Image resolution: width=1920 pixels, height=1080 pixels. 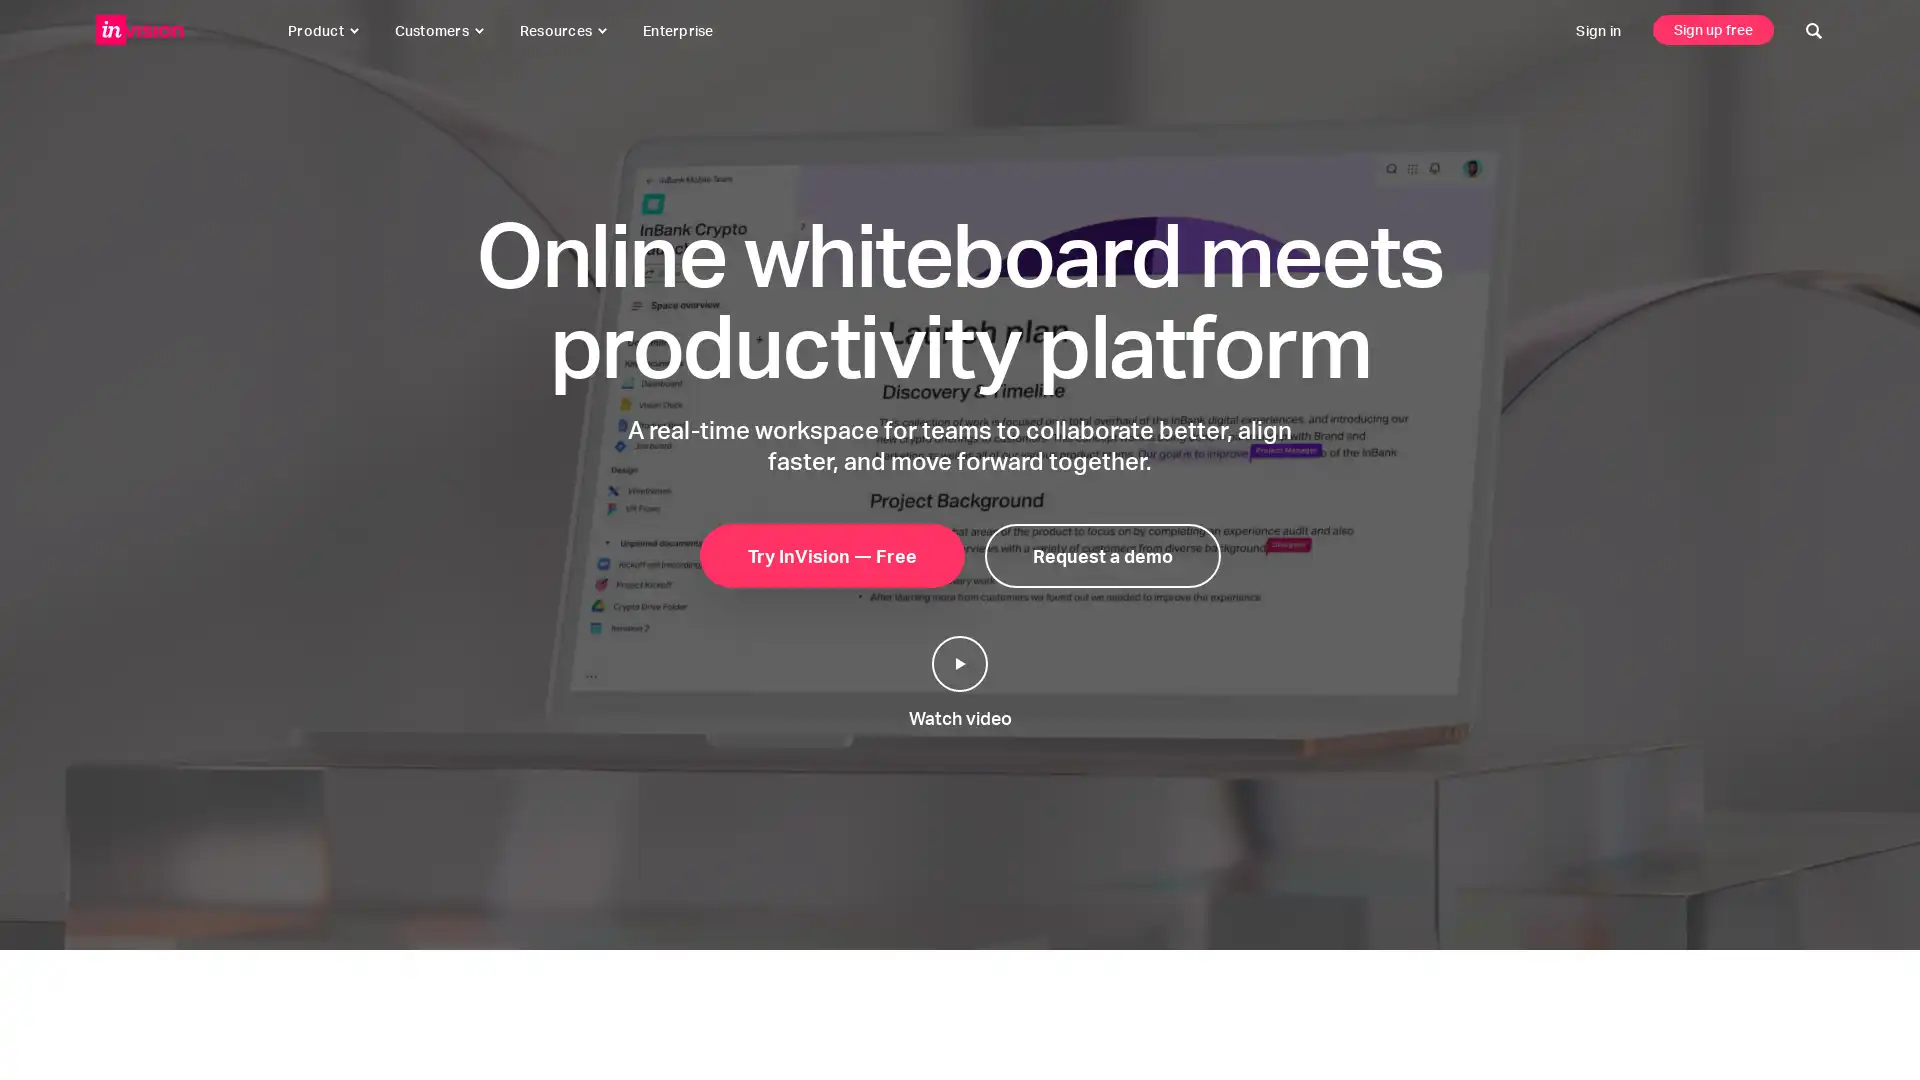 What do you see at coordinates (1597, 30) in the screenshot?
I see `sign in` at bounding box center [1597, 30].